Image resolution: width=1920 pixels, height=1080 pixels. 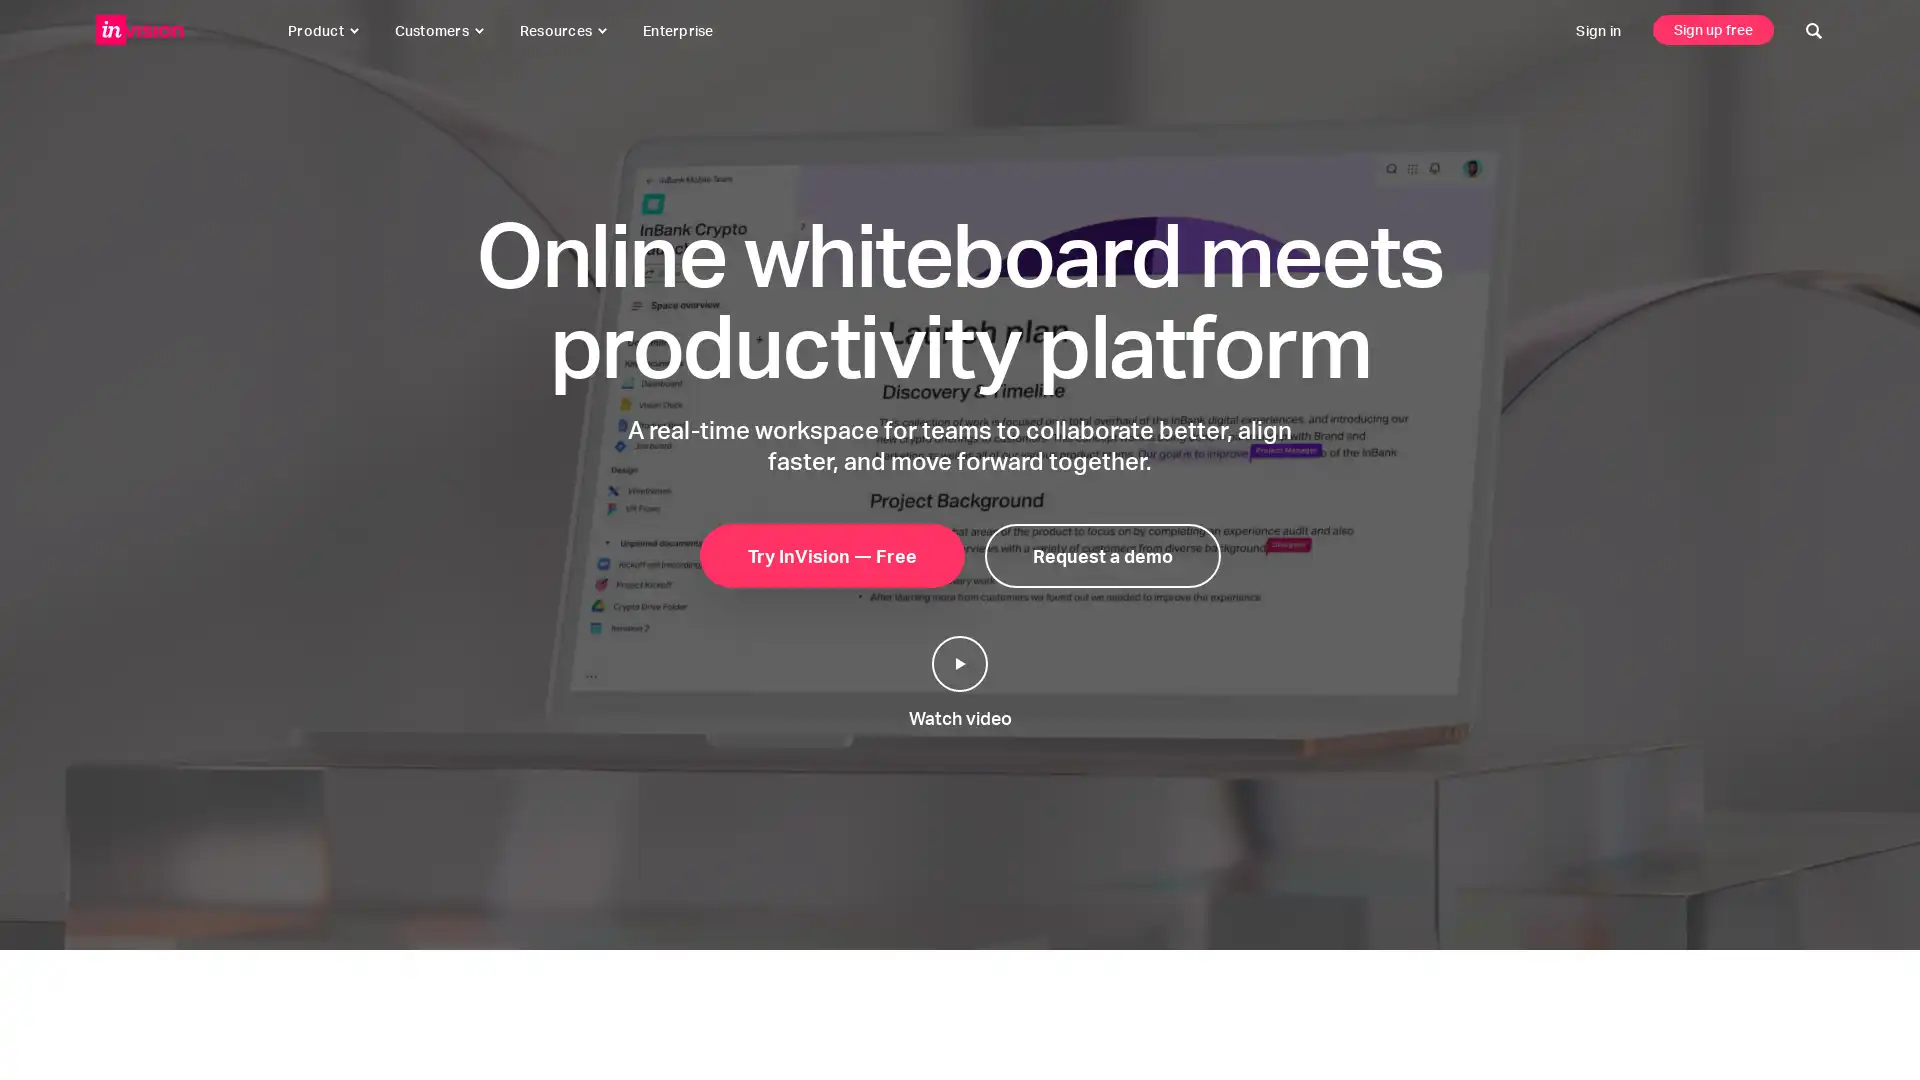 What do you see at coordinates (1597, 30) in the screenshot?
I see `sign in` at bounding box center [1597, 30].